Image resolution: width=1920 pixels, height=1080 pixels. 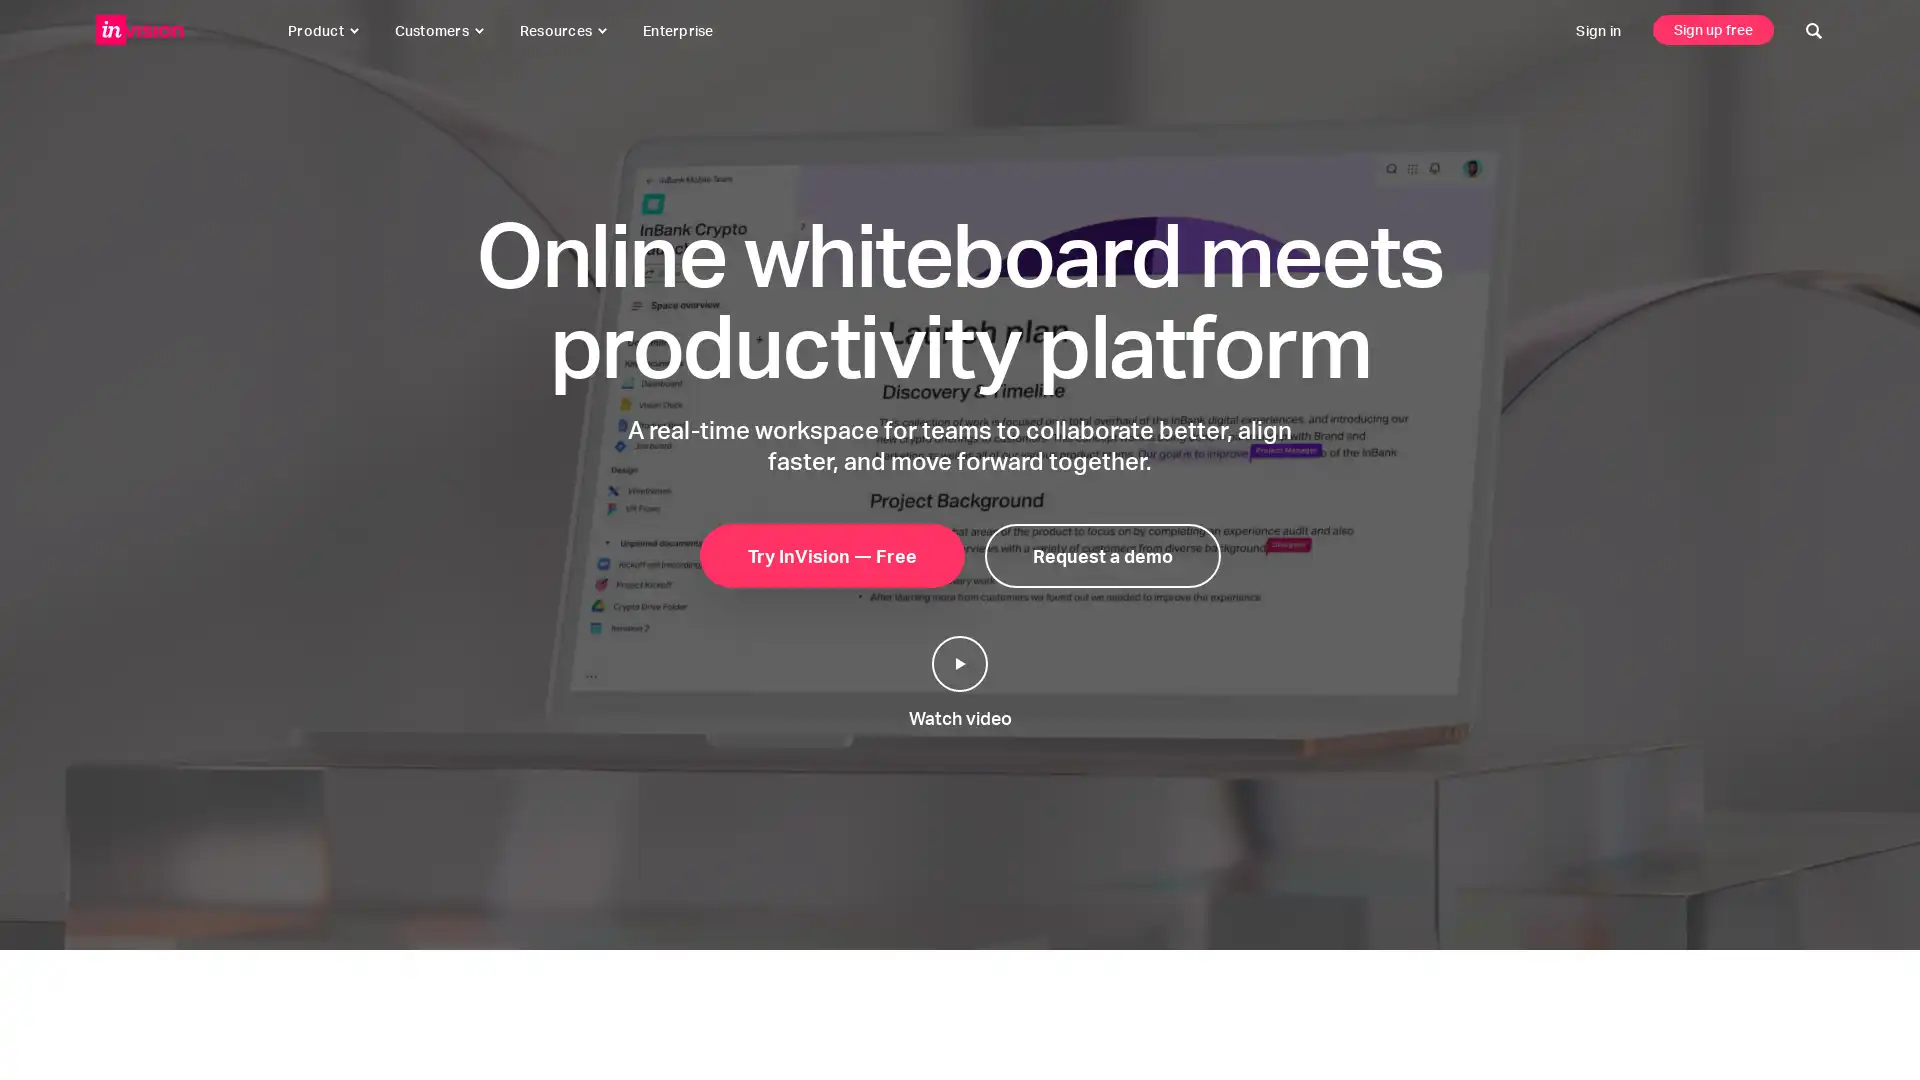 What do you see at coordinates (1597, 30) in the screenshot?
I see `sign in` at bounding box center [1597, 30].